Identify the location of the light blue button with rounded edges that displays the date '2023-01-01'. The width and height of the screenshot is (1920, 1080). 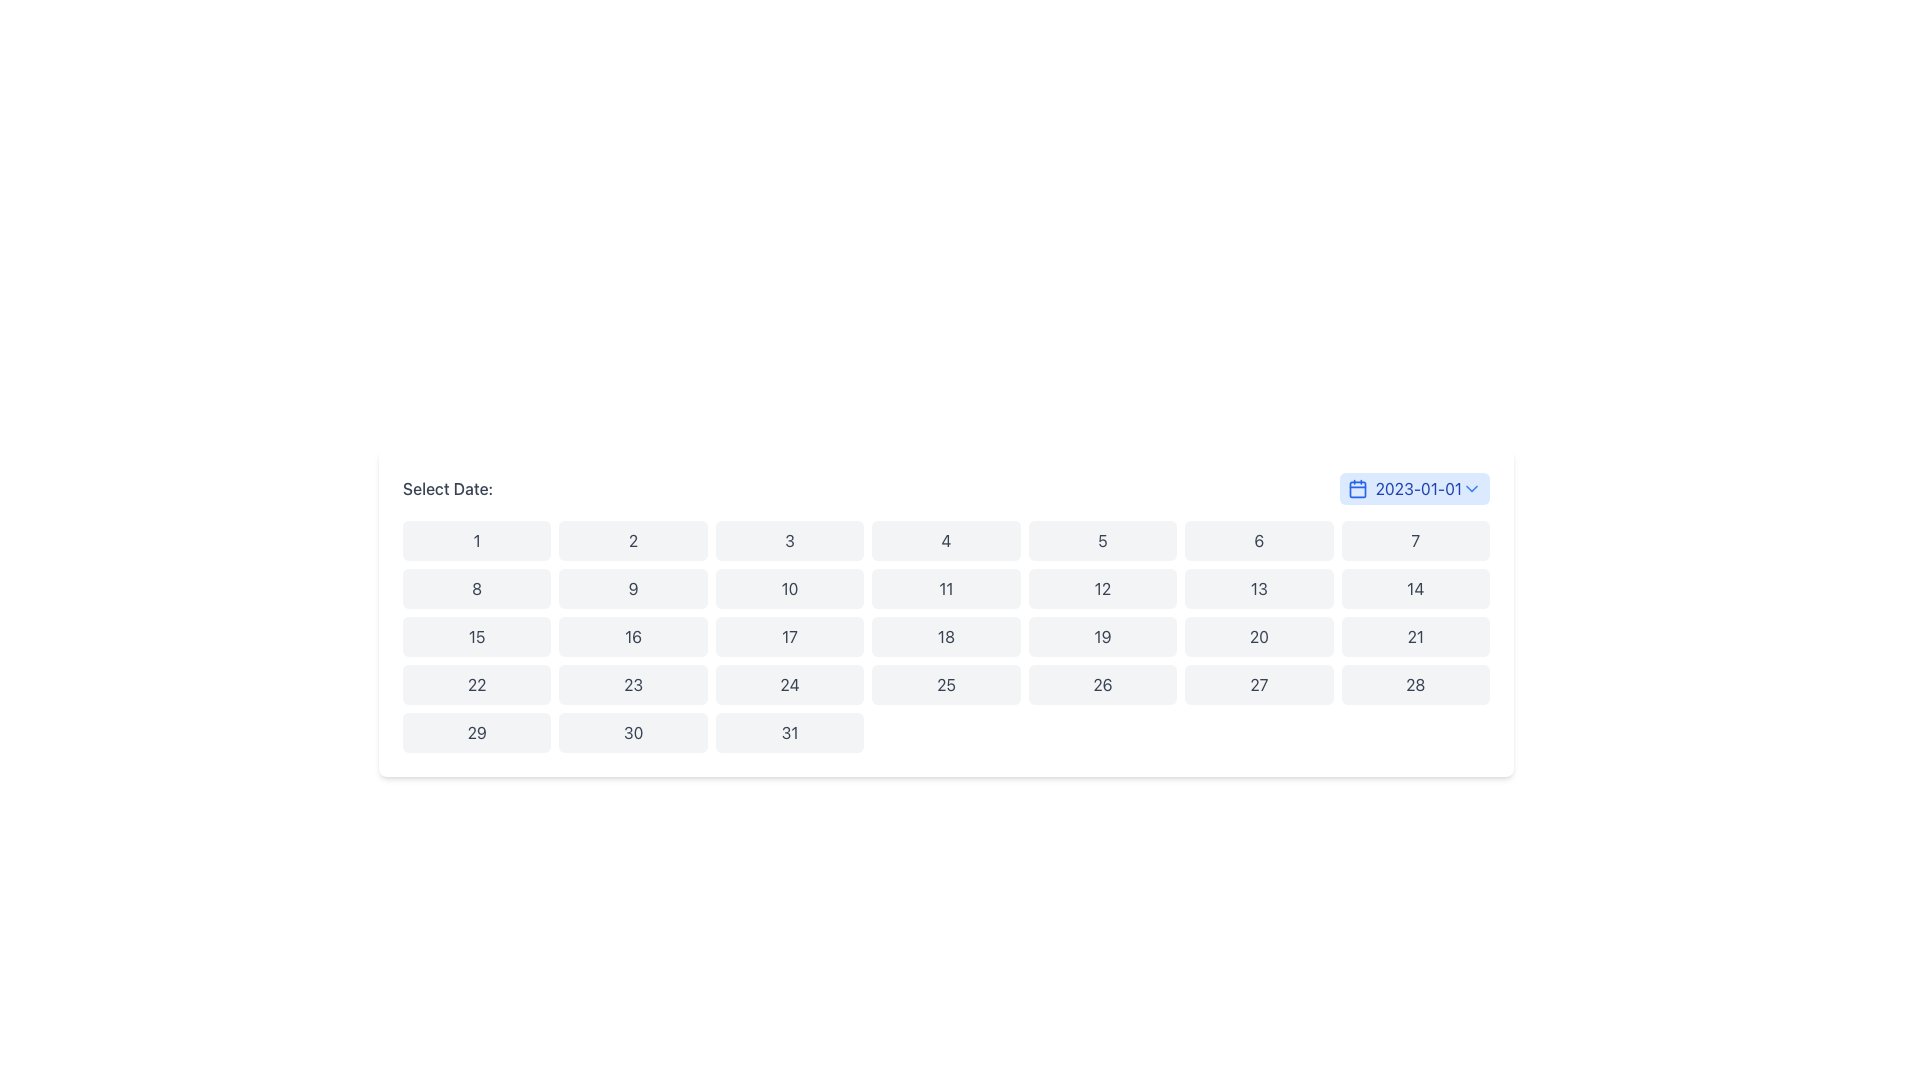
(1413, 489).